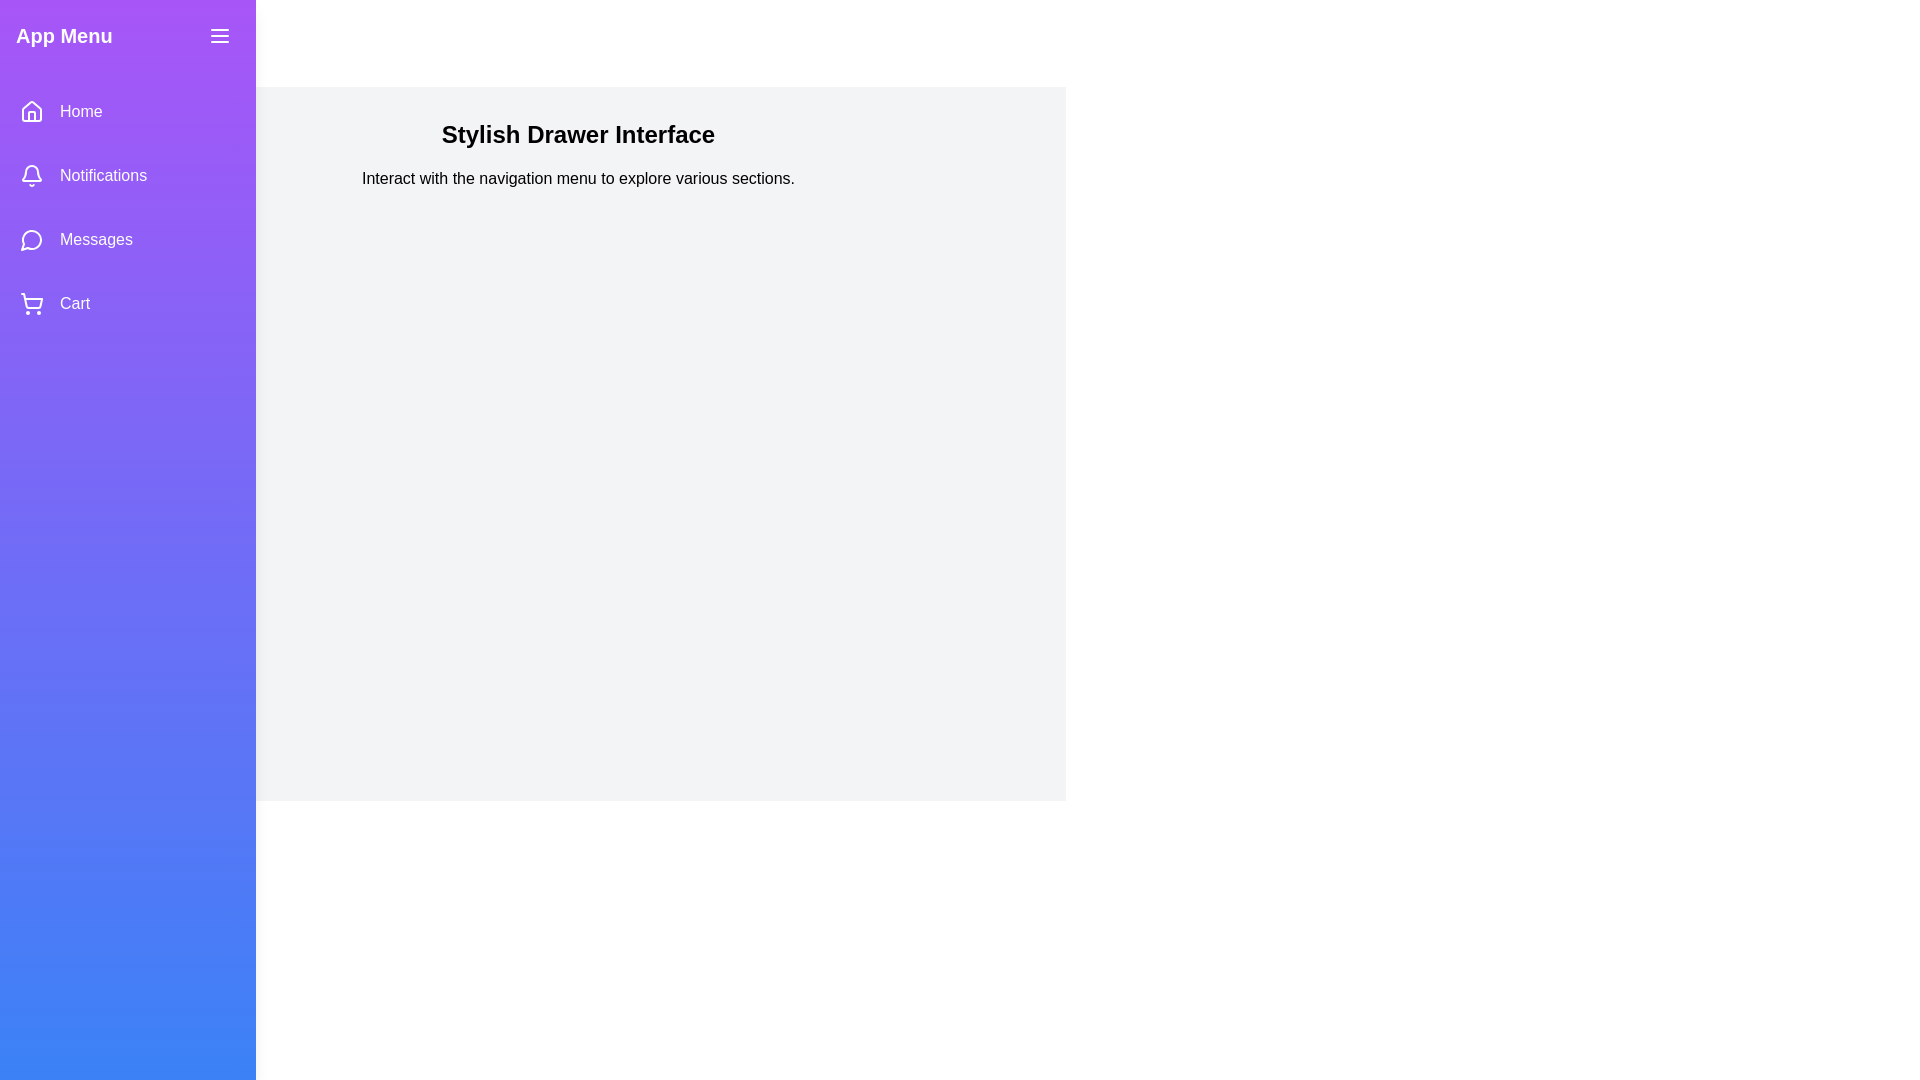  I want to click on the Messages navigation option from the StylishDrawer menu, so click(127, 238).